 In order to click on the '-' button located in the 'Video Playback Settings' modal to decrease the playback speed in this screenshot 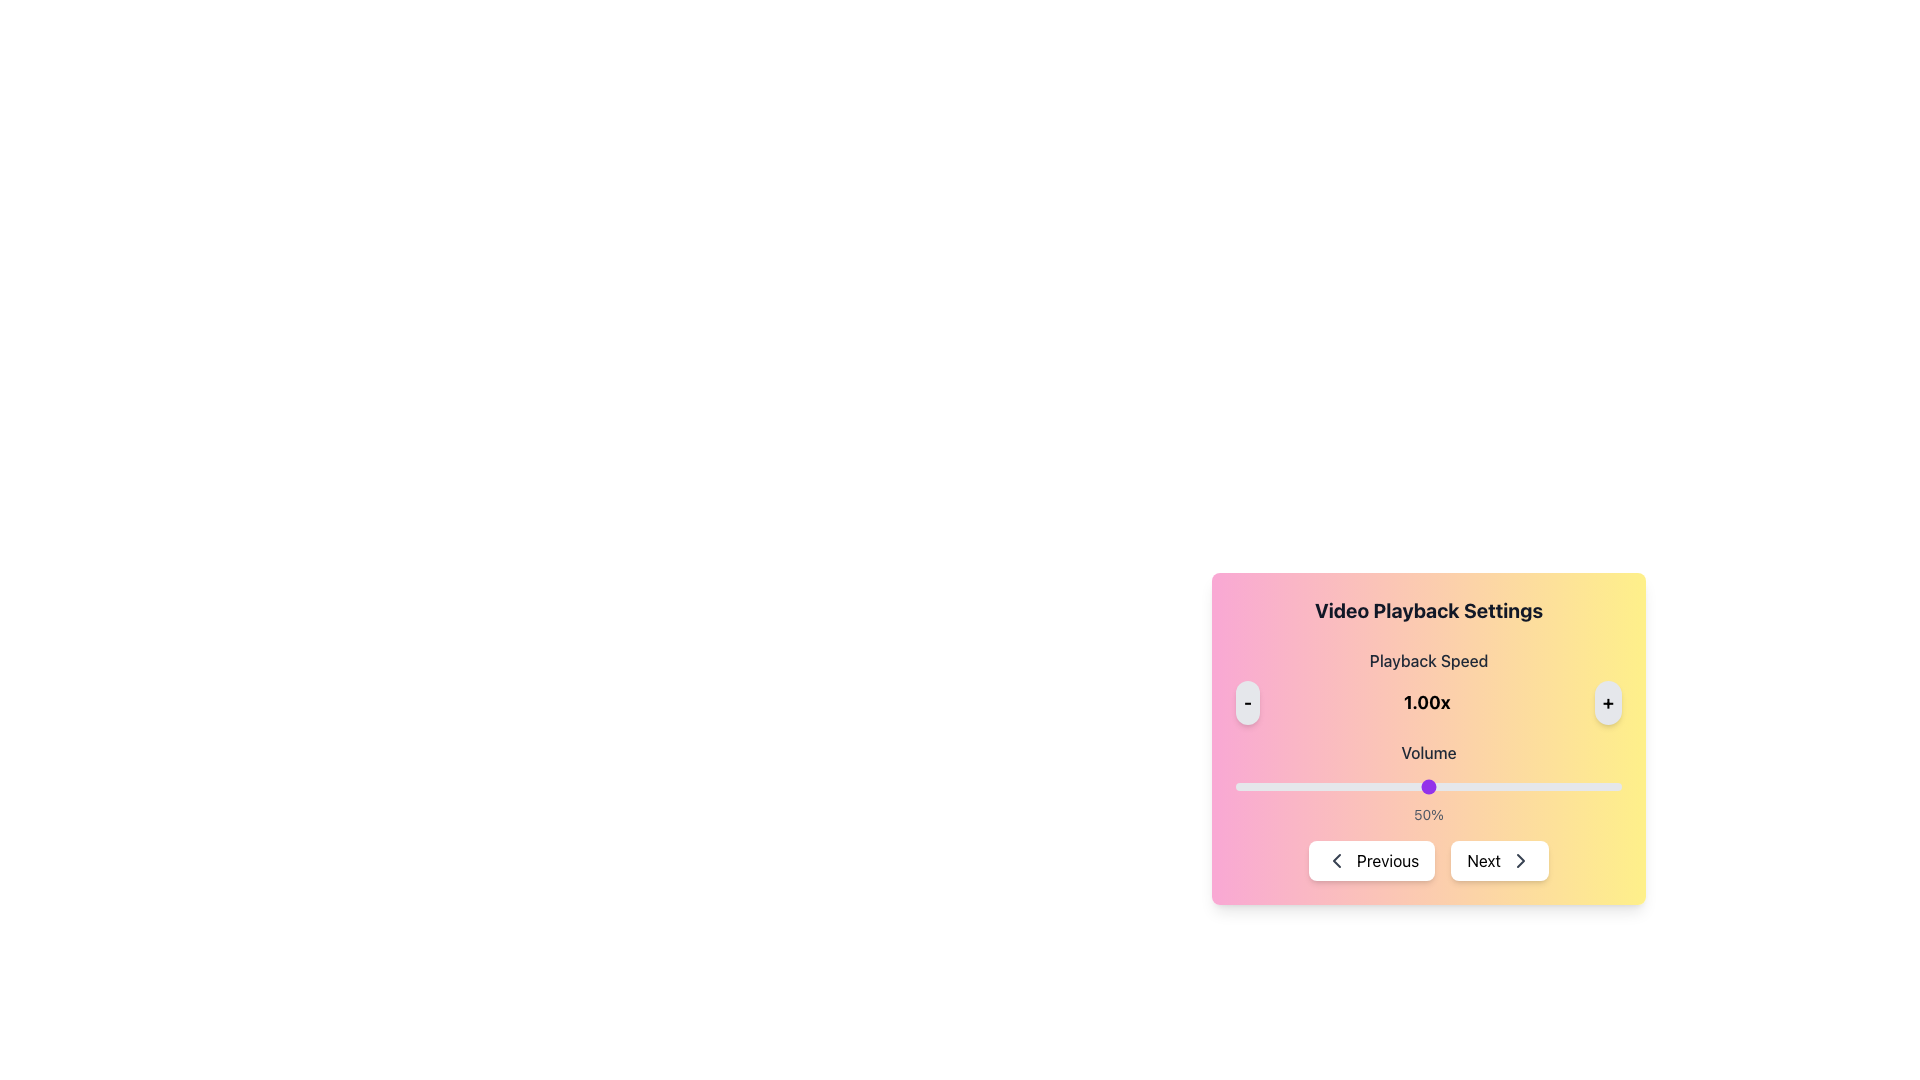, I will do `click(1247, 701)`.